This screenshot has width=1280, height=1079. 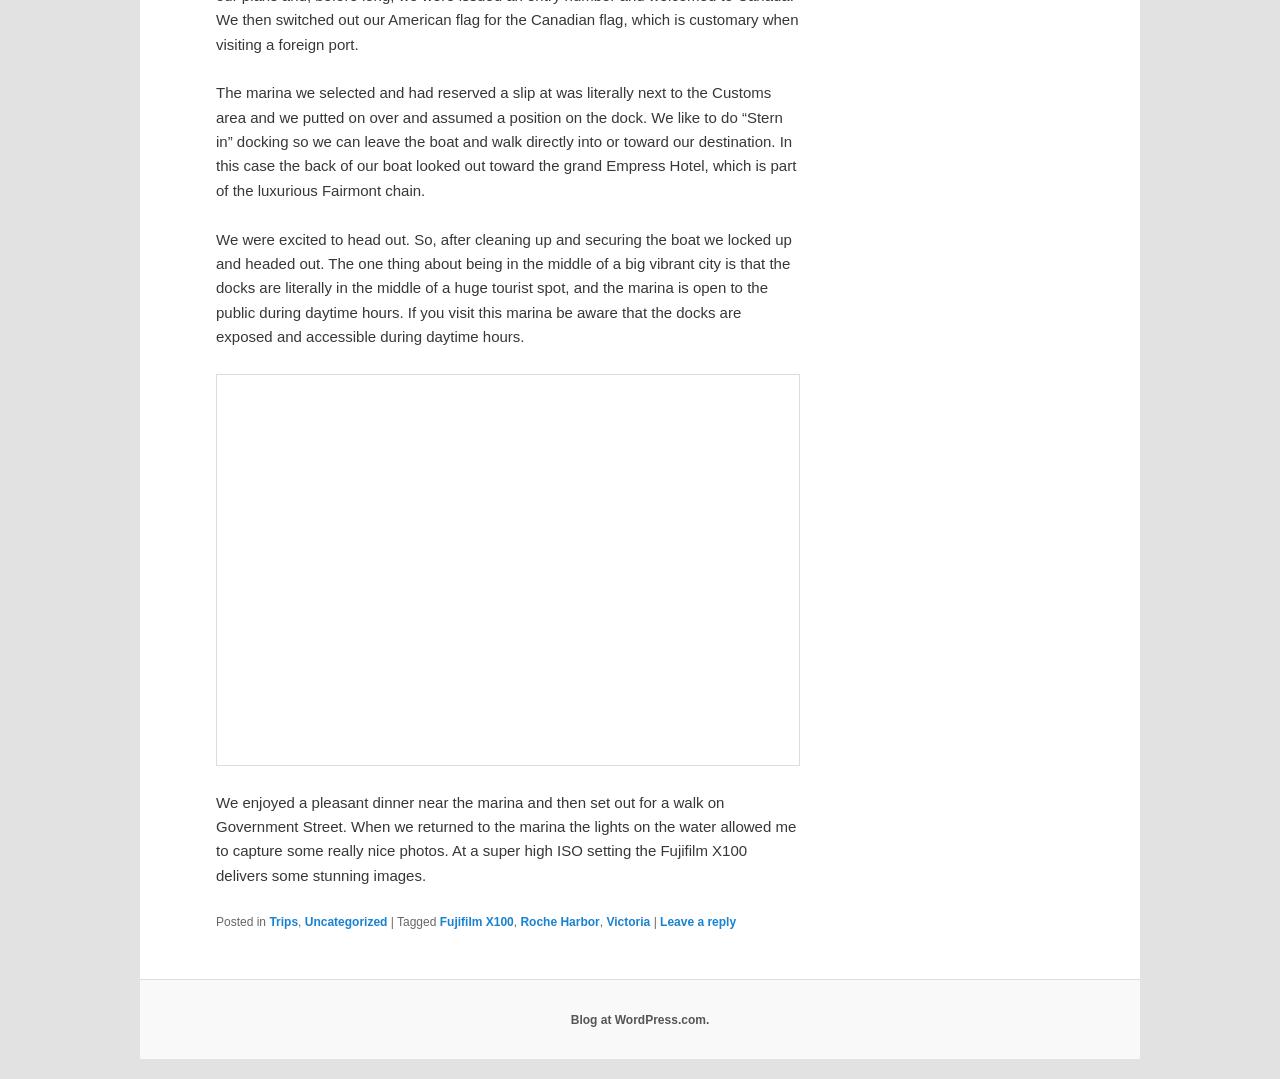 What do you see at coordinates (345, 921) in the screenshot?
I see `'Uncategorized'` at bounding box center [345, 921].